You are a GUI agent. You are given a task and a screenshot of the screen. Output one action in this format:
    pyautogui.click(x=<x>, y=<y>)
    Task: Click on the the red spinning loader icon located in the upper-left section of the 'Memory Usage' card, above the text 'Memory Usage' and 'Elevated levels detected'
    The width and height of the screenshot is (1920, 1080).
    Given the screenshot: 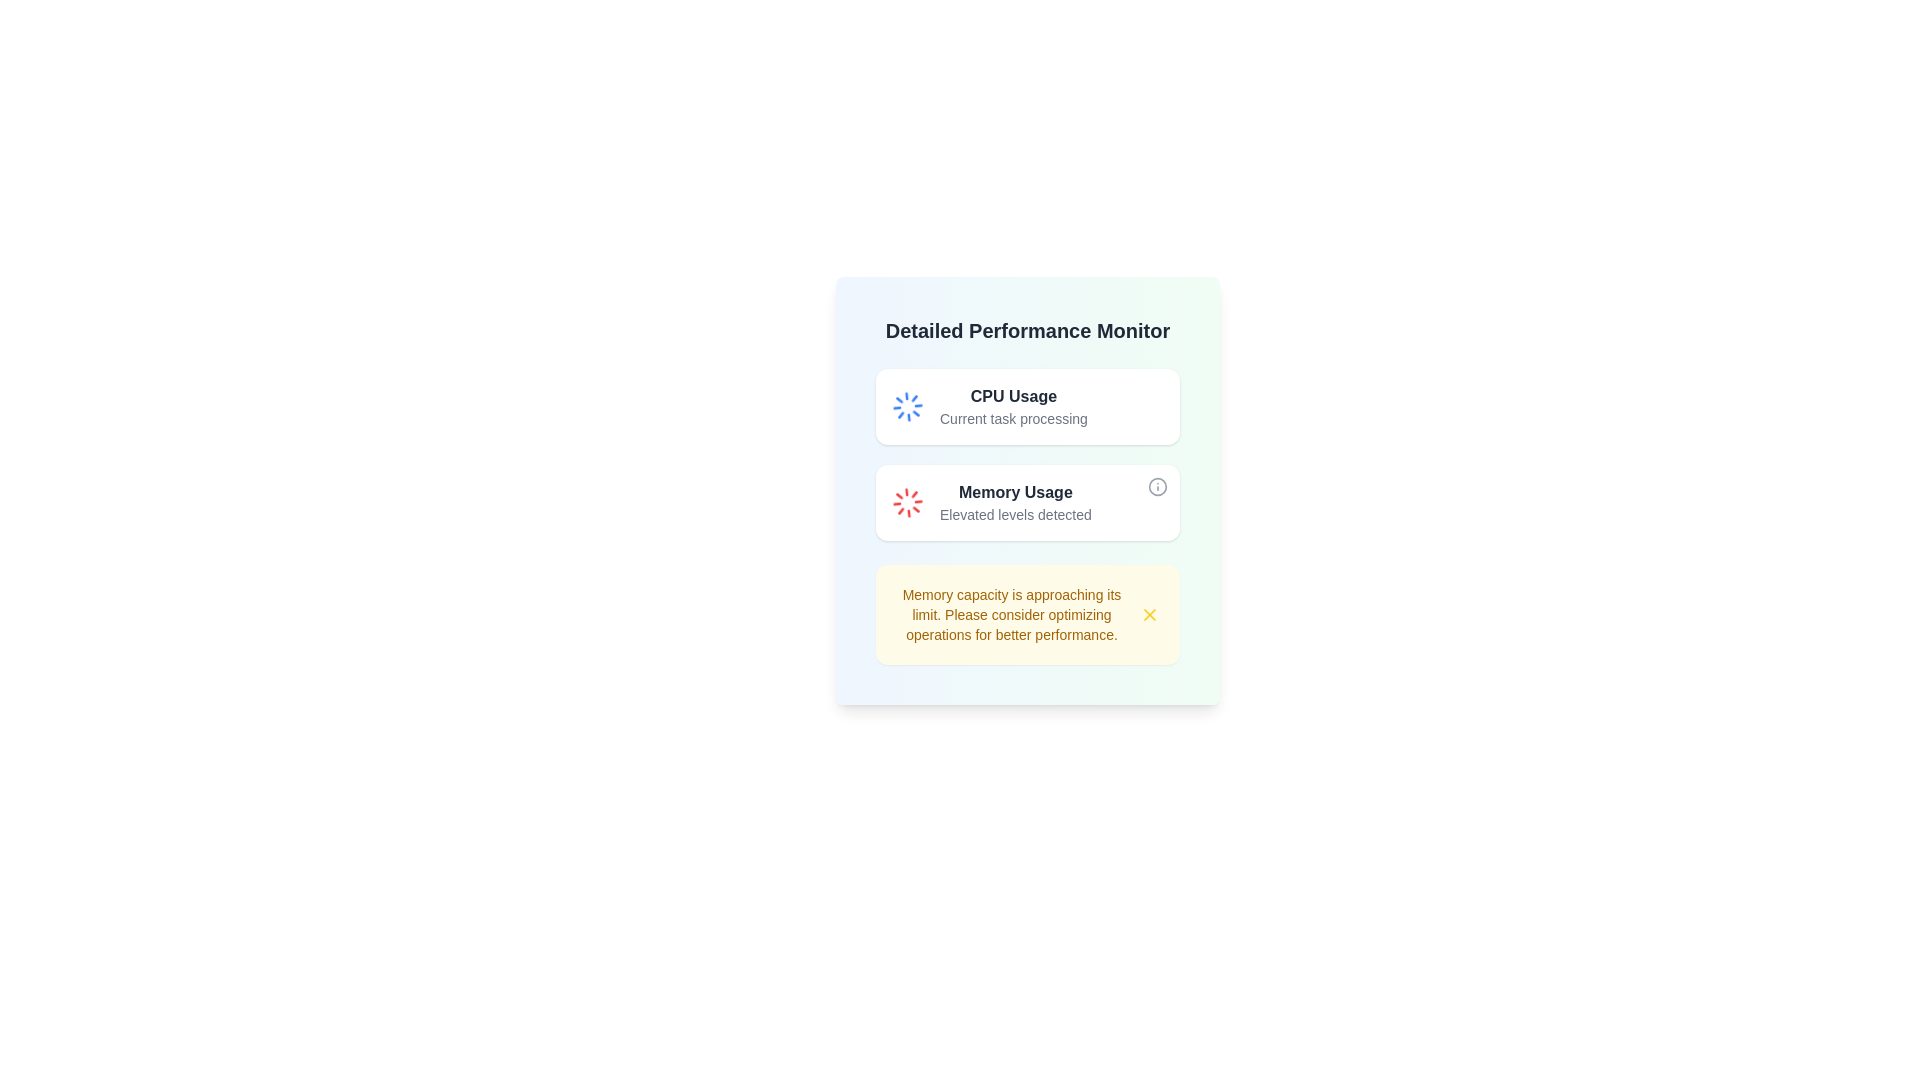 What is the action you would take?
    pyautogui.click(x=906, y=500)
    